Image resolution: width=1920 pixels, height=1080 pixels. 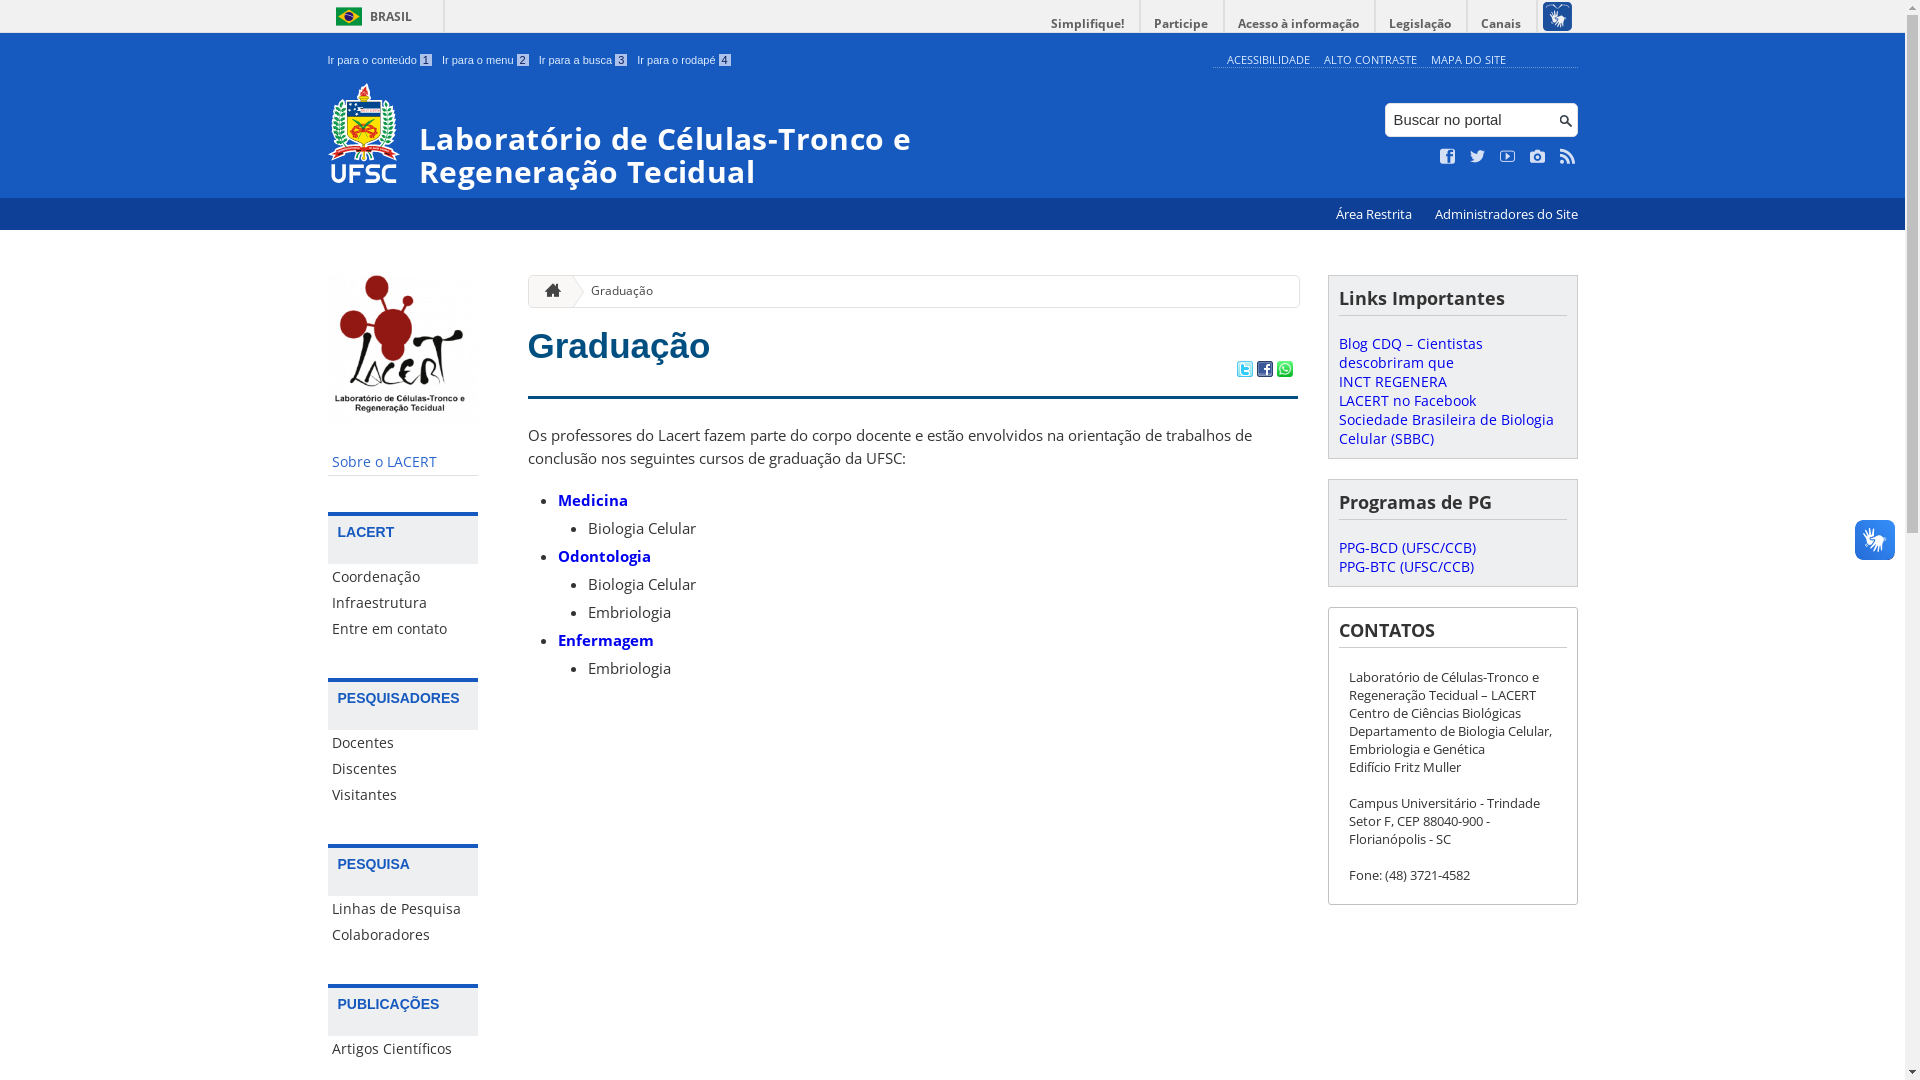 I want to click on 'Participe', so click(x=1180, y=23).